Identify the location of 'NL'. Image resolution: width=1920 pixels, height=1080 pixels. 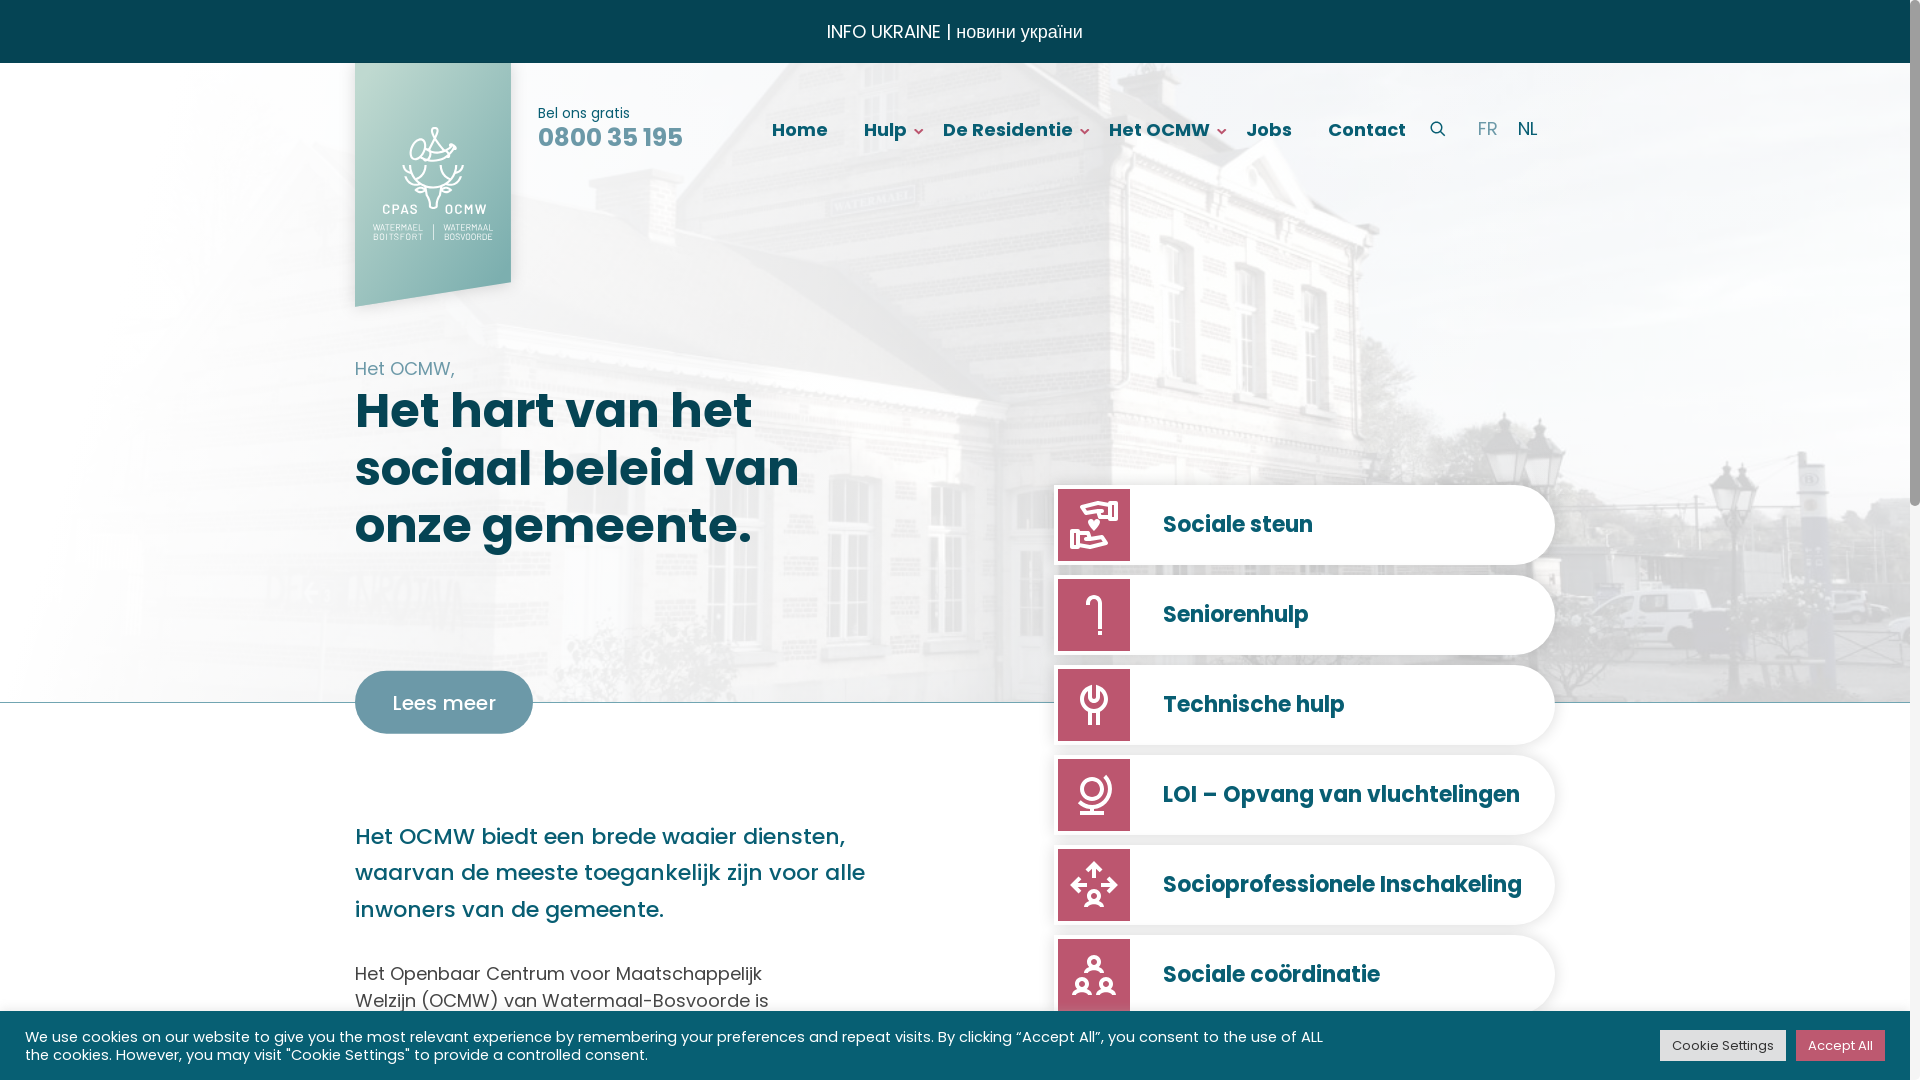
(1526, 128).